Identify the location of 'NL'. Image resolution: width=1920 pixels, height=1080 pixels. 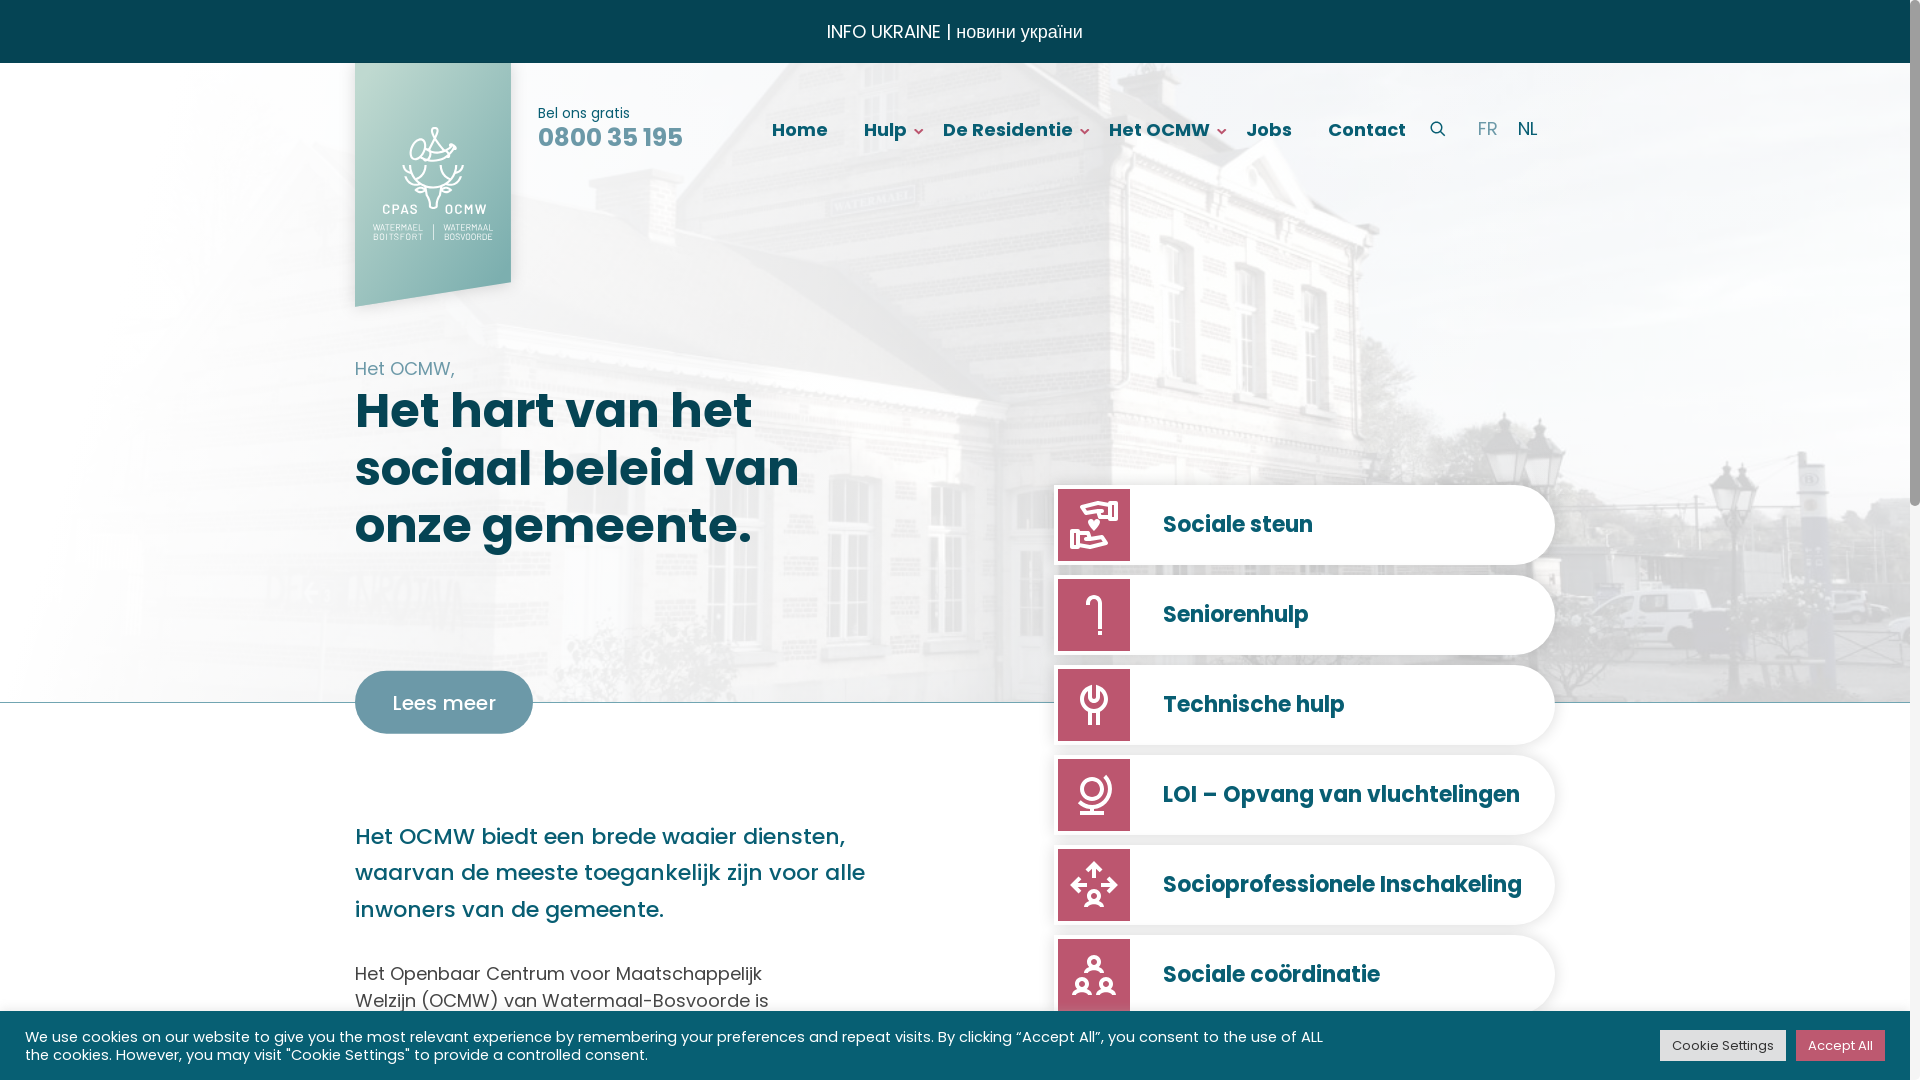
(1526, 128).